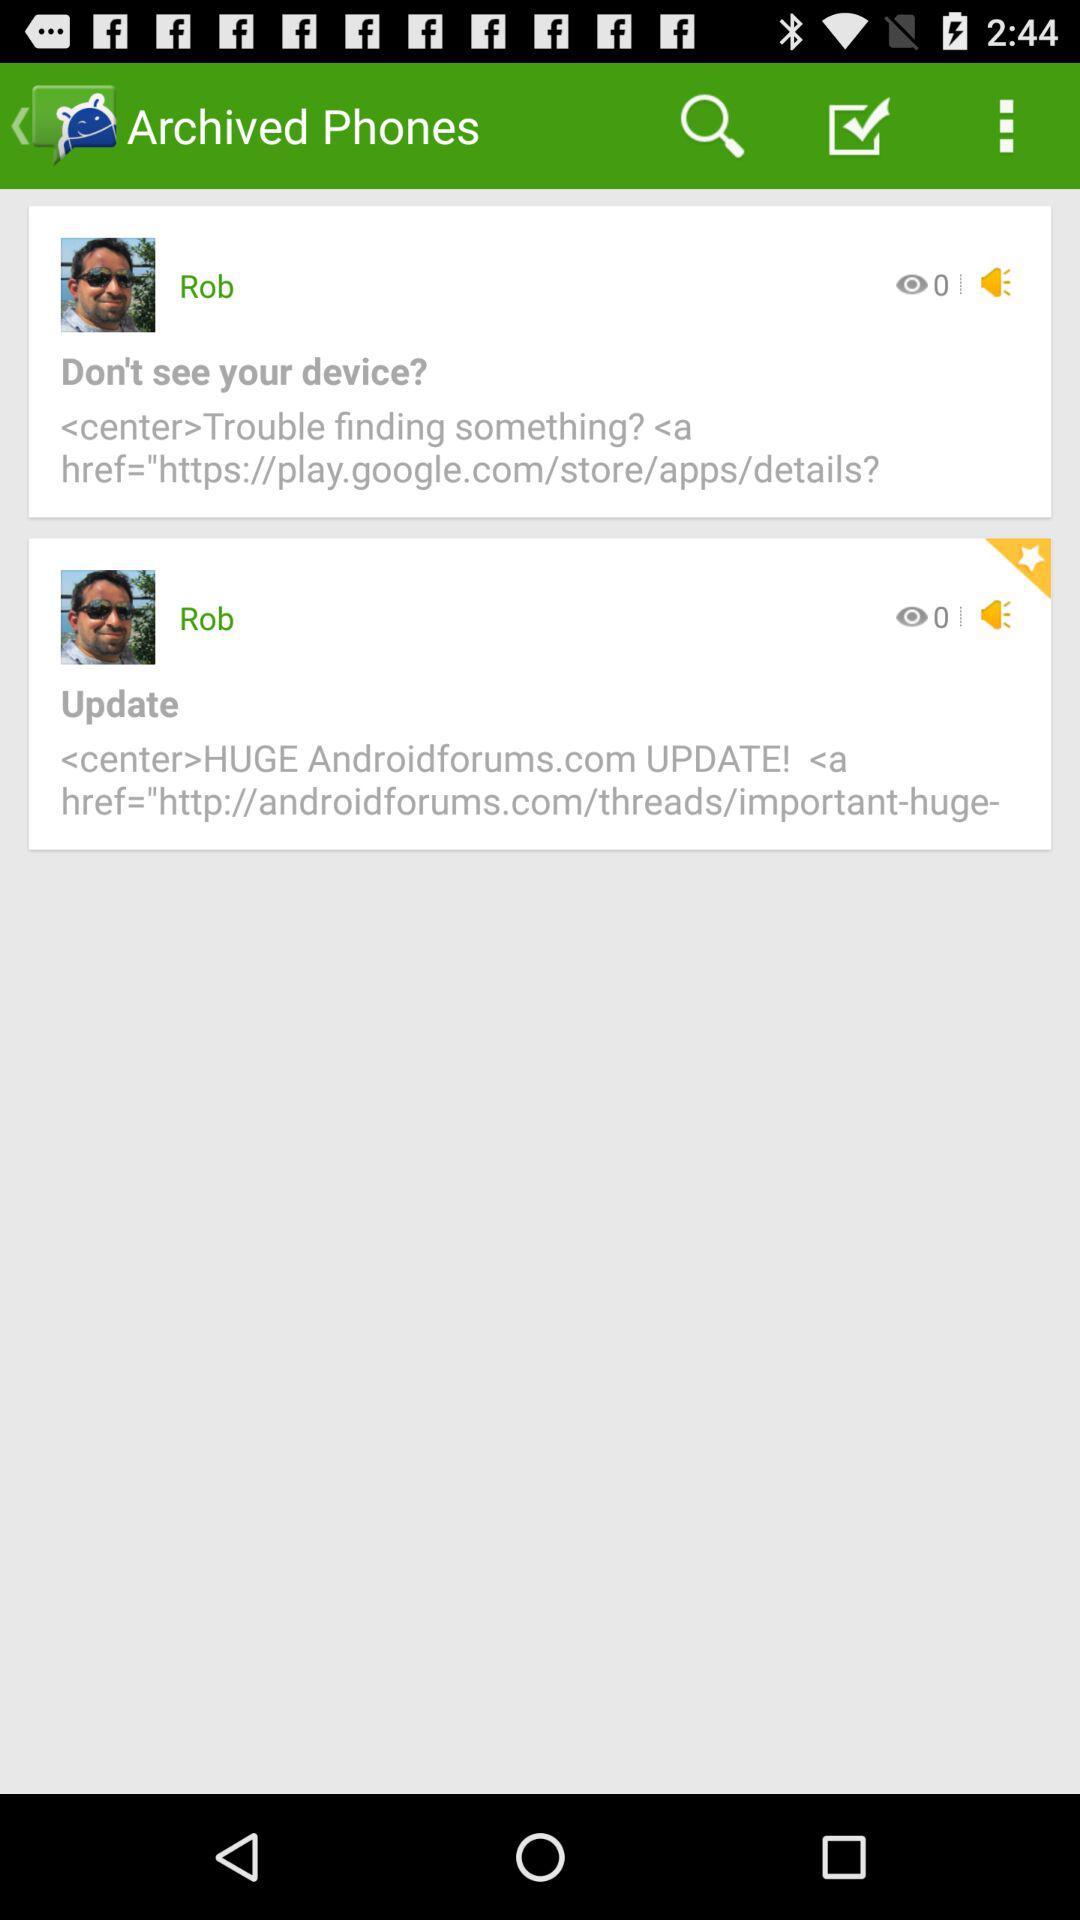  What do you see at coordinates (711, 124) in the screenshot?
I see `icon next to the archived phones item` at bounding box center [711, 124].